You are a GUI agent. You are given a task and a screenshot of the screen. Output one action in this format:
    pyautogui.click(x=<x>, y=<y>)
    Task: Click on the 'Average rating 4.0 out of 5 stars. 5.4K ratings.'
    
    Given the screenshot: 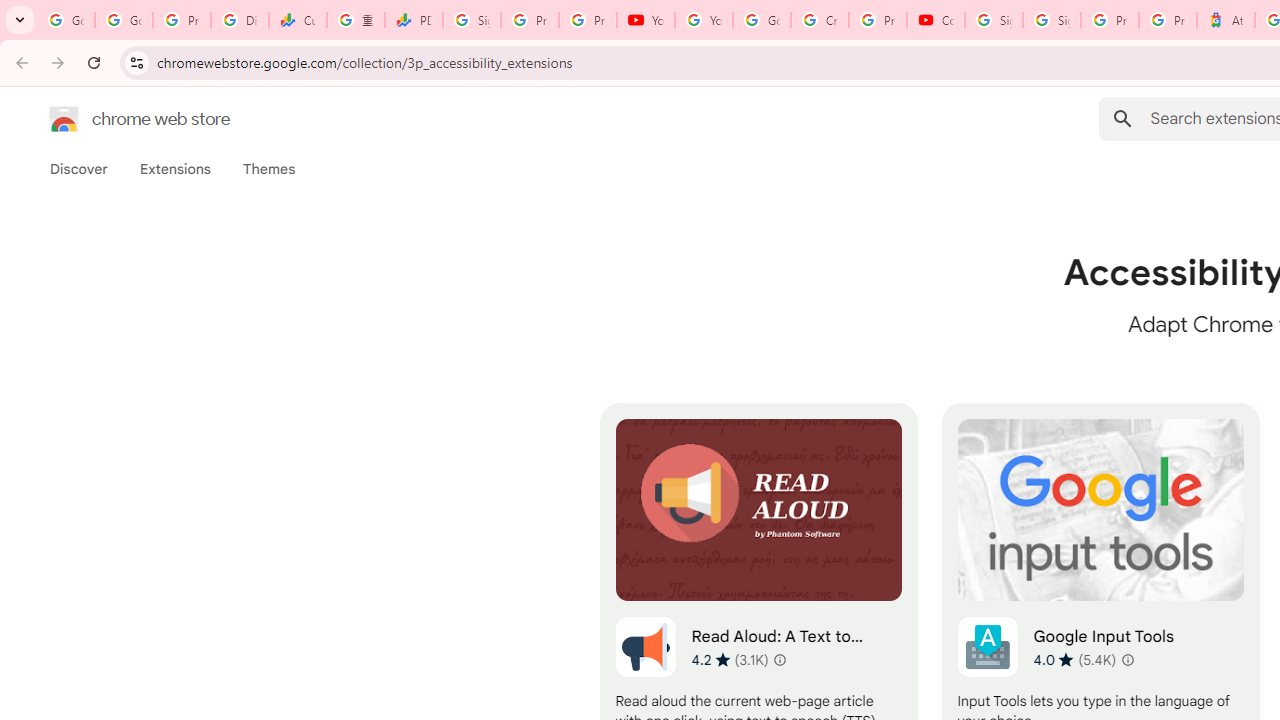 What is the action you would take?
    pyautogui.click(x=1074, y=659)
    